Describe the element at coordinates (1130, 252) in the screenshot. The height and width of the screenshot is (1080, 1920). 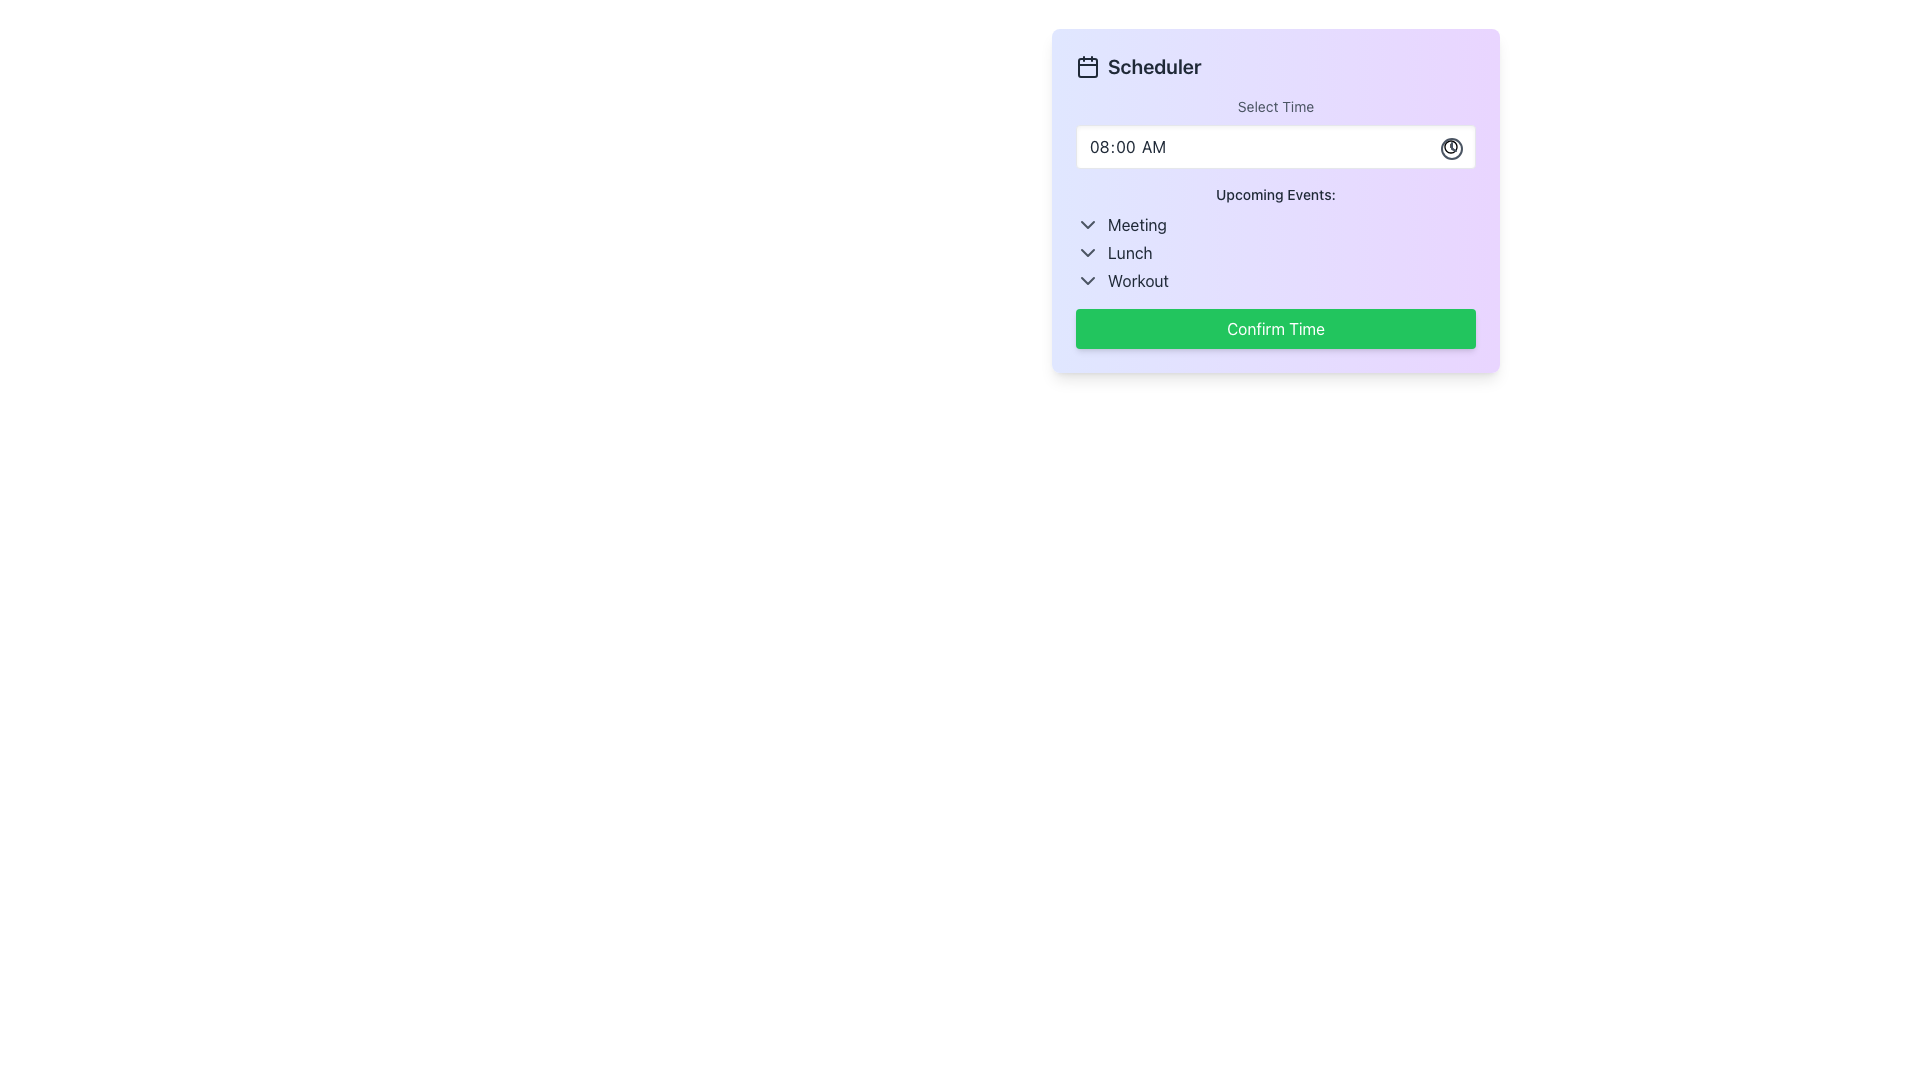
I see `the static text label displaying 'Lunch' in dark gray, which is the second entry in the interactive list of upcoming events` at that location.